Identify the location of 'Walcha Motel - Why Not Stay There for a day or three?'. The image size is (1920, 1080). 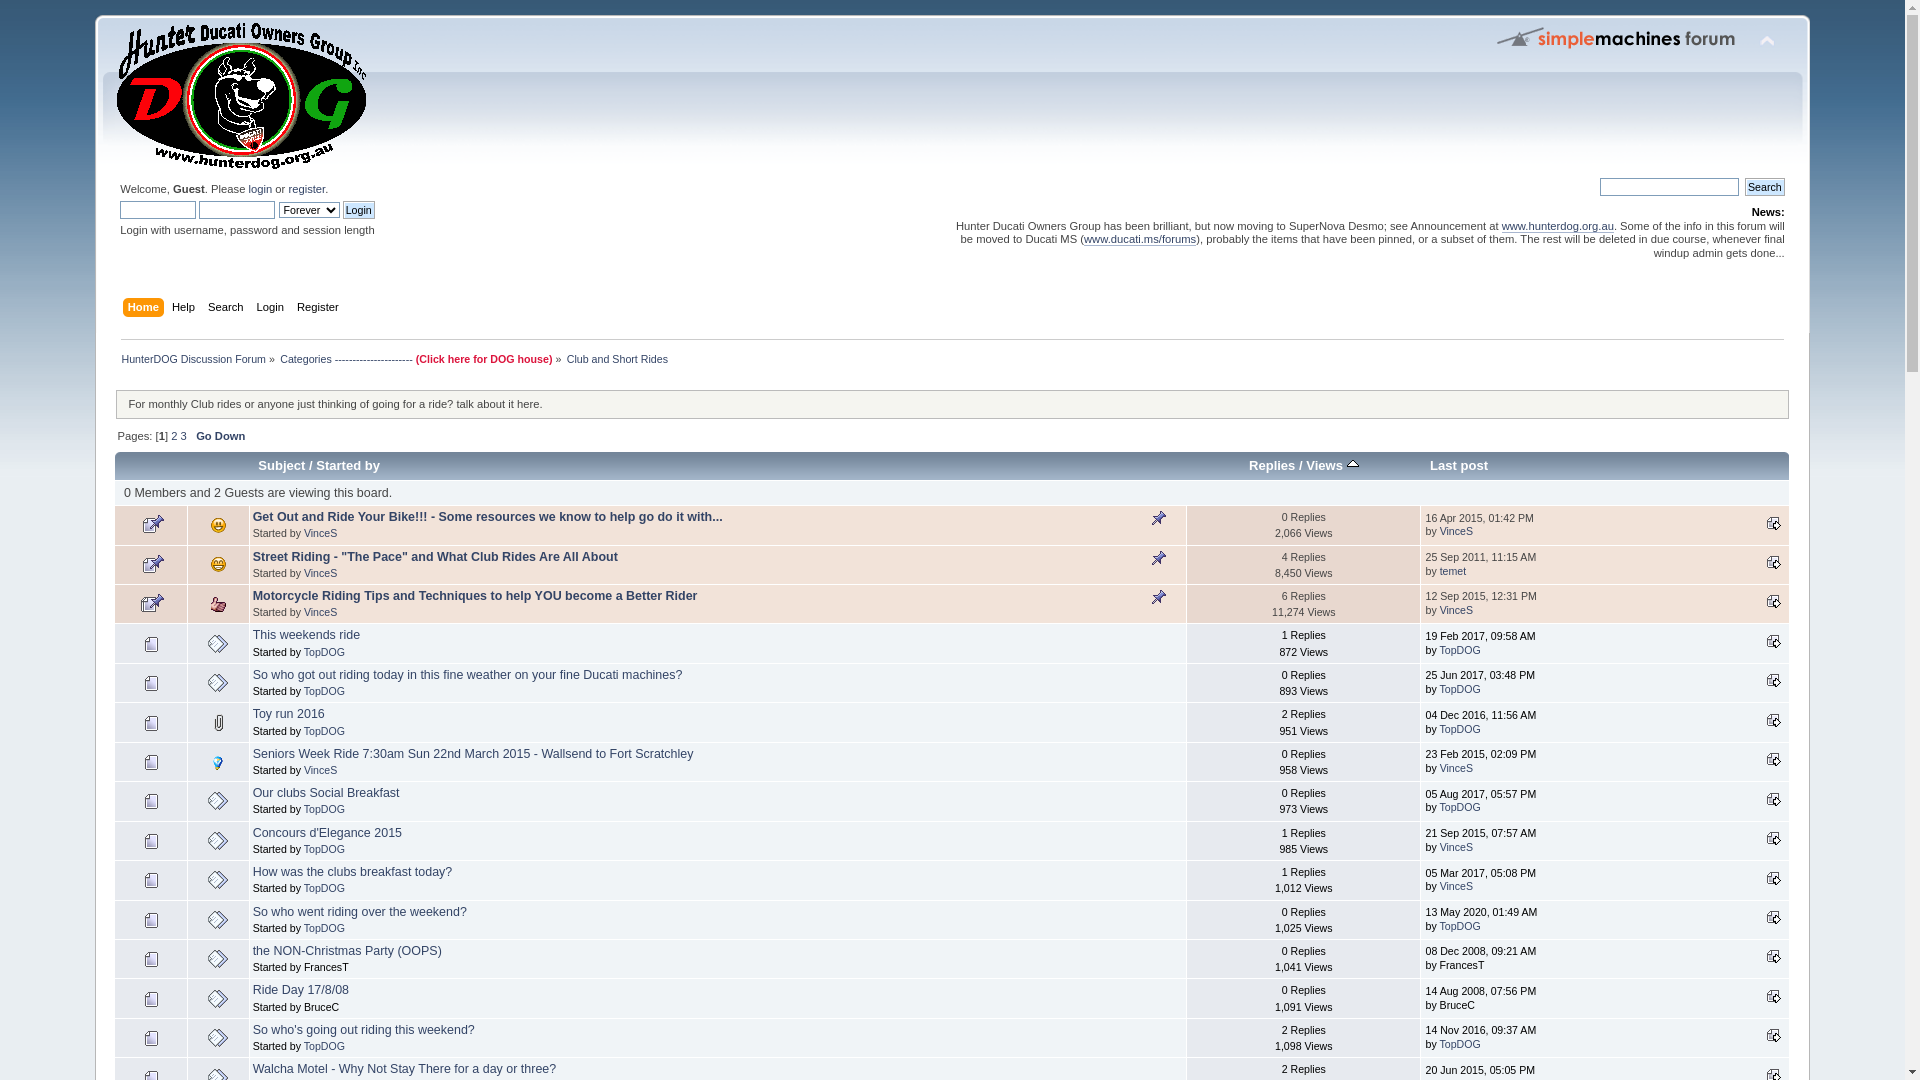
(252, 1067).